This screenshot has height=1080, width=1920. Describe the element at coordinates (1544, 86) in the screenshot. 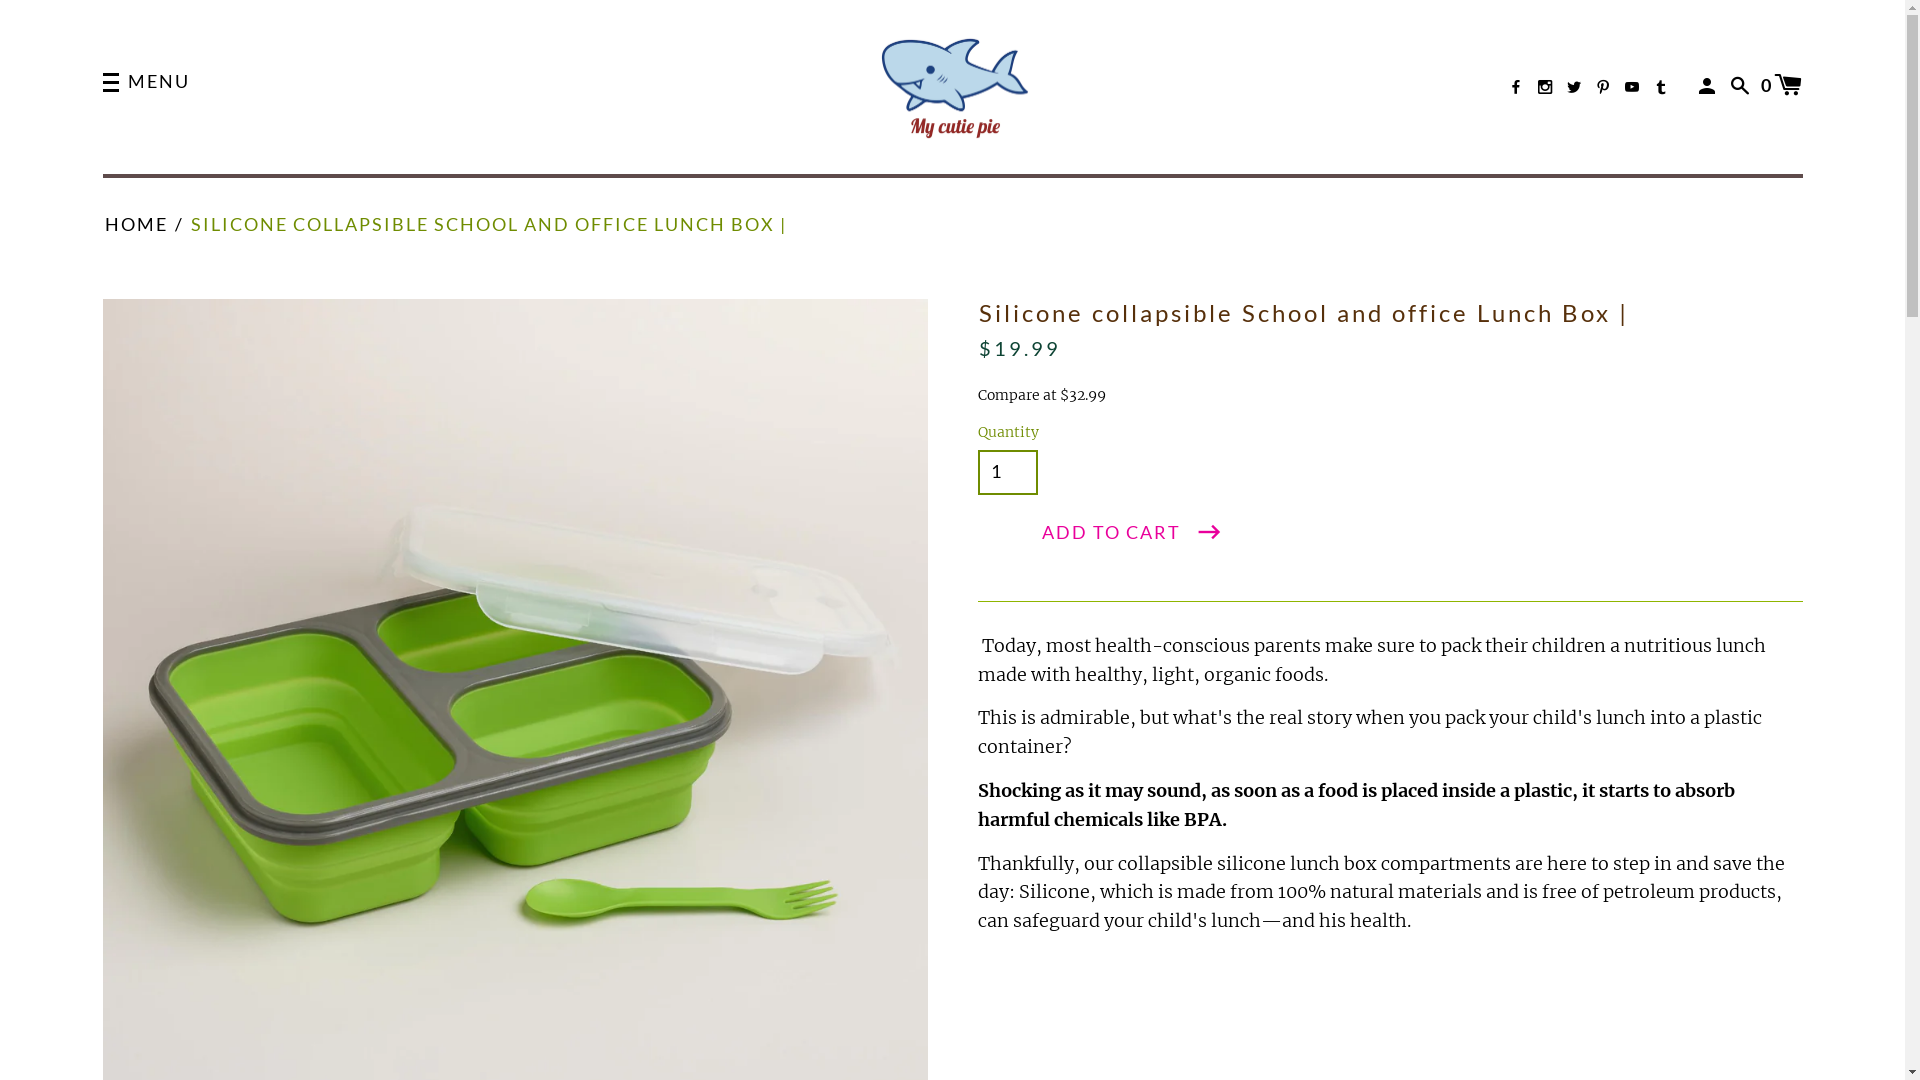

I see `'My Cutie Pie on Instagram'` at that location.